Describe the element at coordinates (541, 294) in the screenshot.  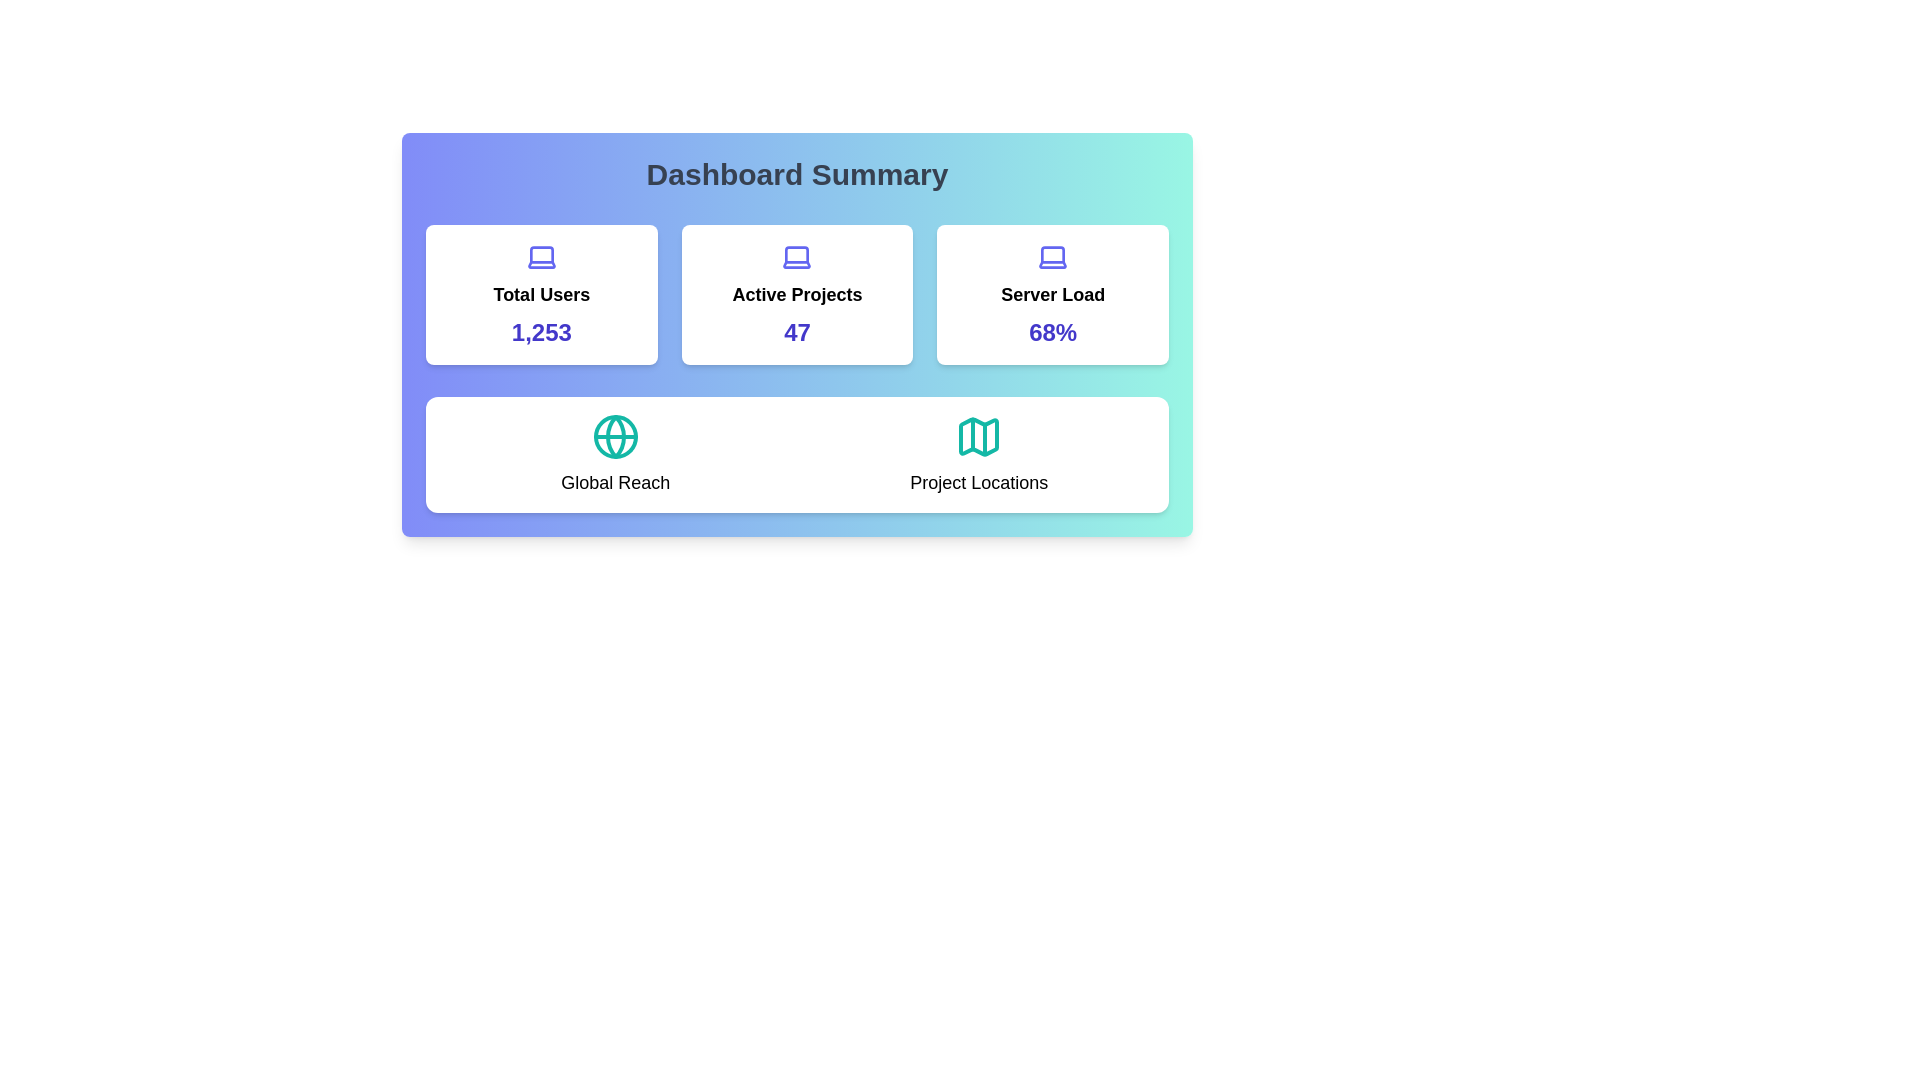
I see `the text label indicating the total number of users ('1,253') located in the first card of the top row of the dashboard grid layout, positioned below the laptop icon` at that location.